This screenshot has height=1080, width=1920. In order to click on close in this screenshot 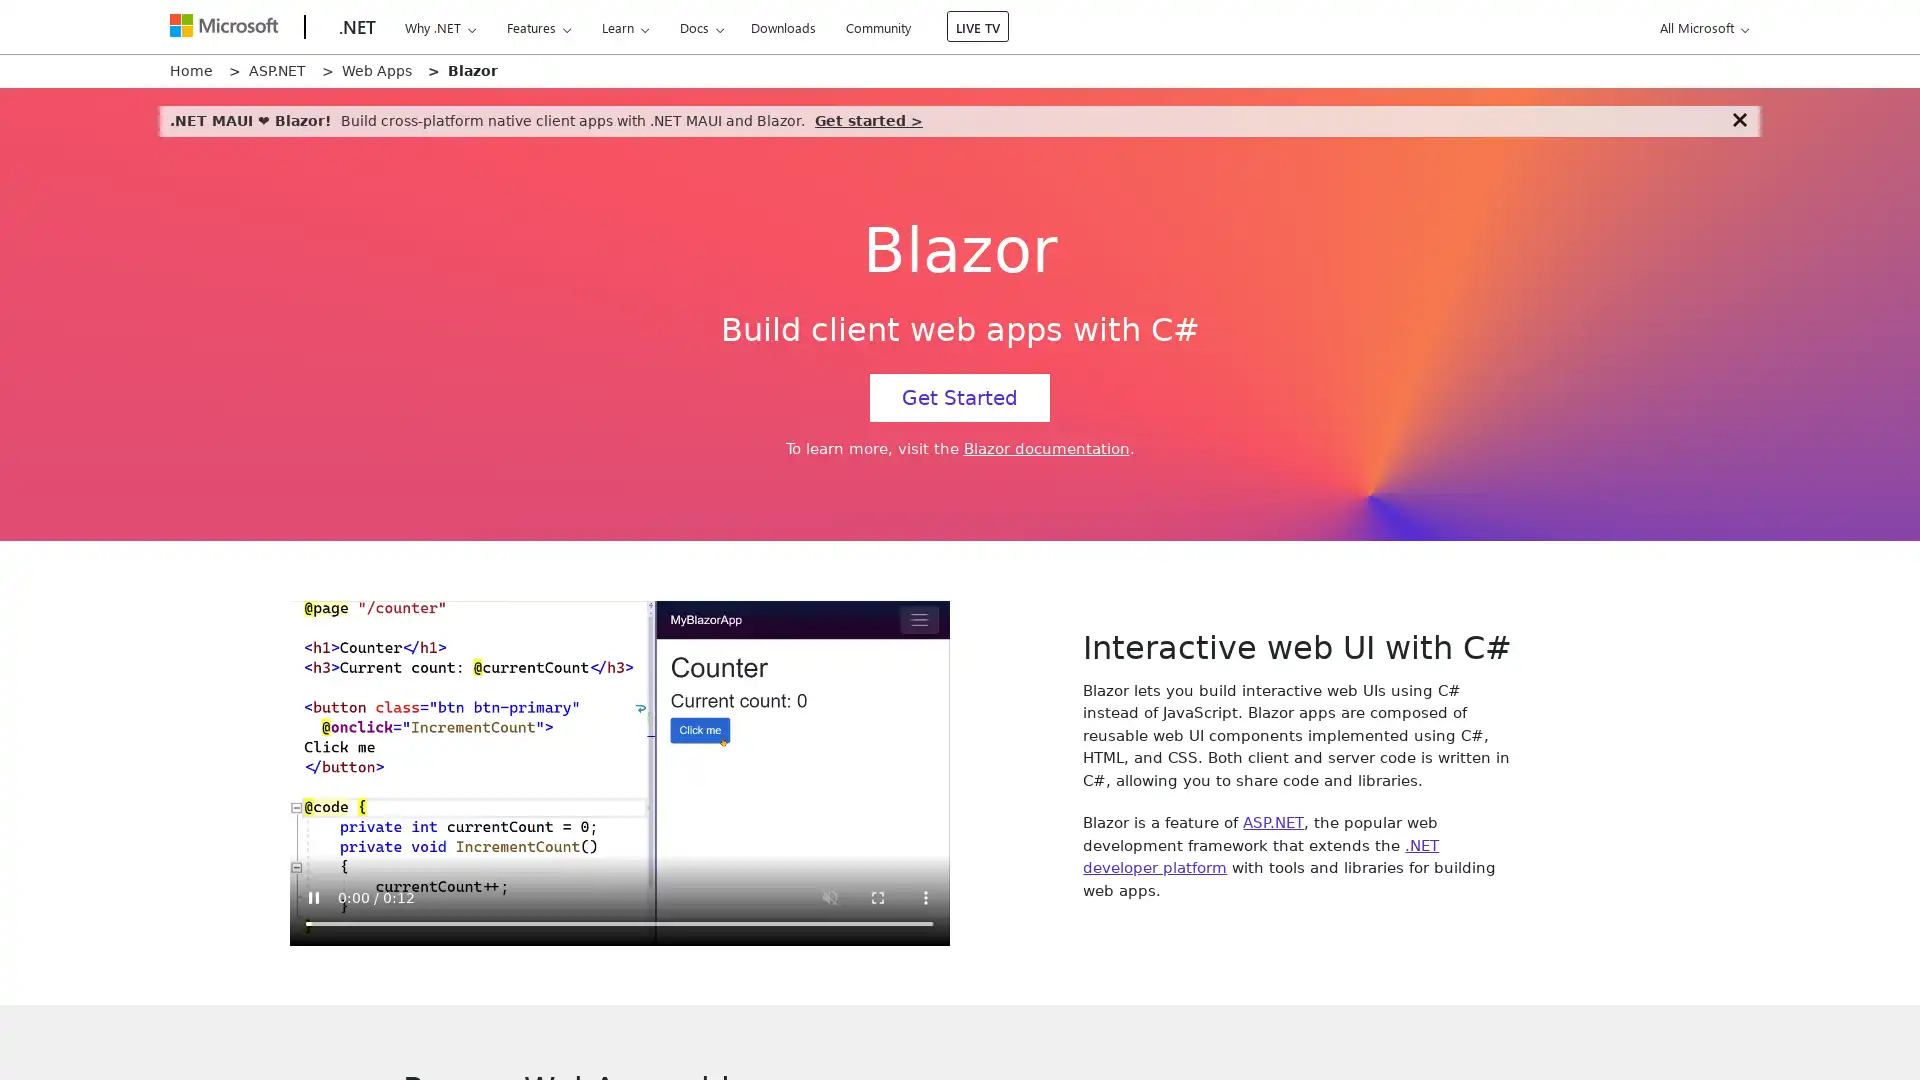, I will do `click(1738, 119)`.